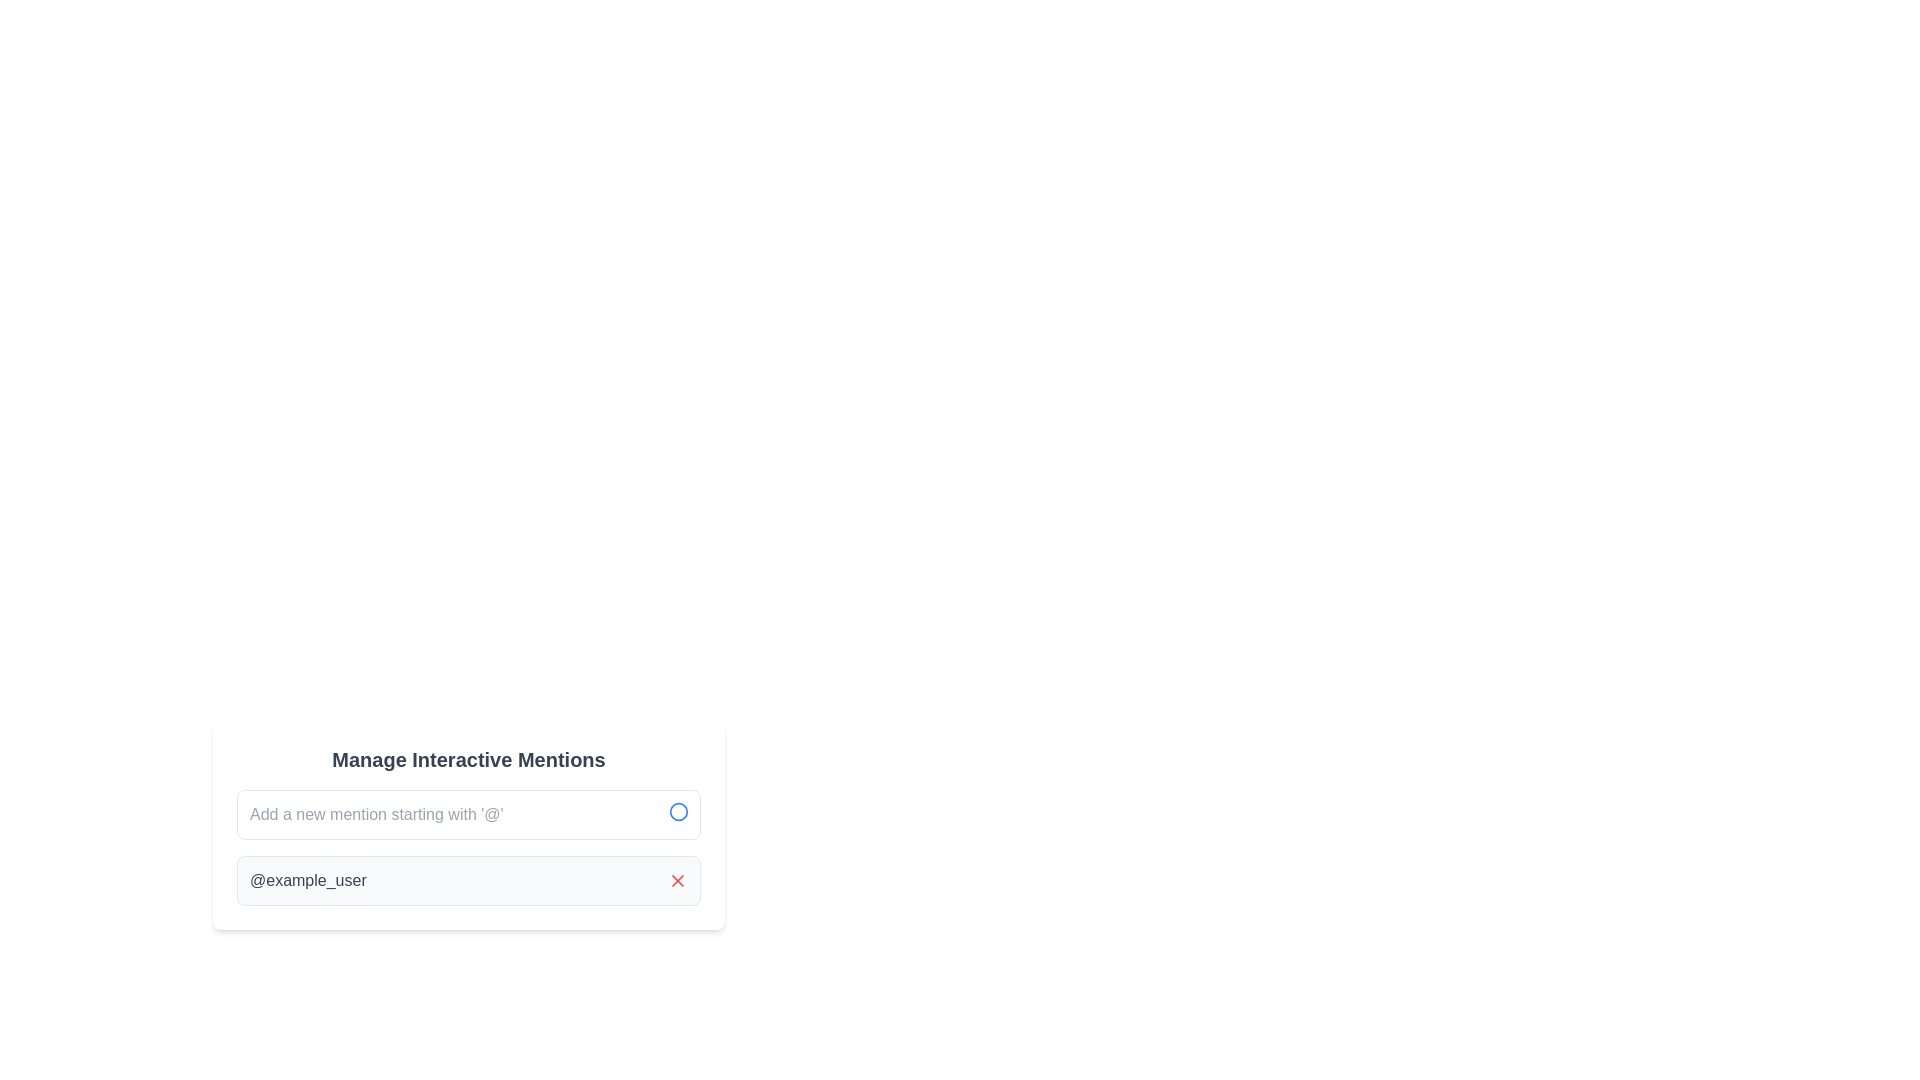  I want to click on the close icon part of the SVG graphics located near the right side of the user mention input field '@example_user', so click(677, 879).